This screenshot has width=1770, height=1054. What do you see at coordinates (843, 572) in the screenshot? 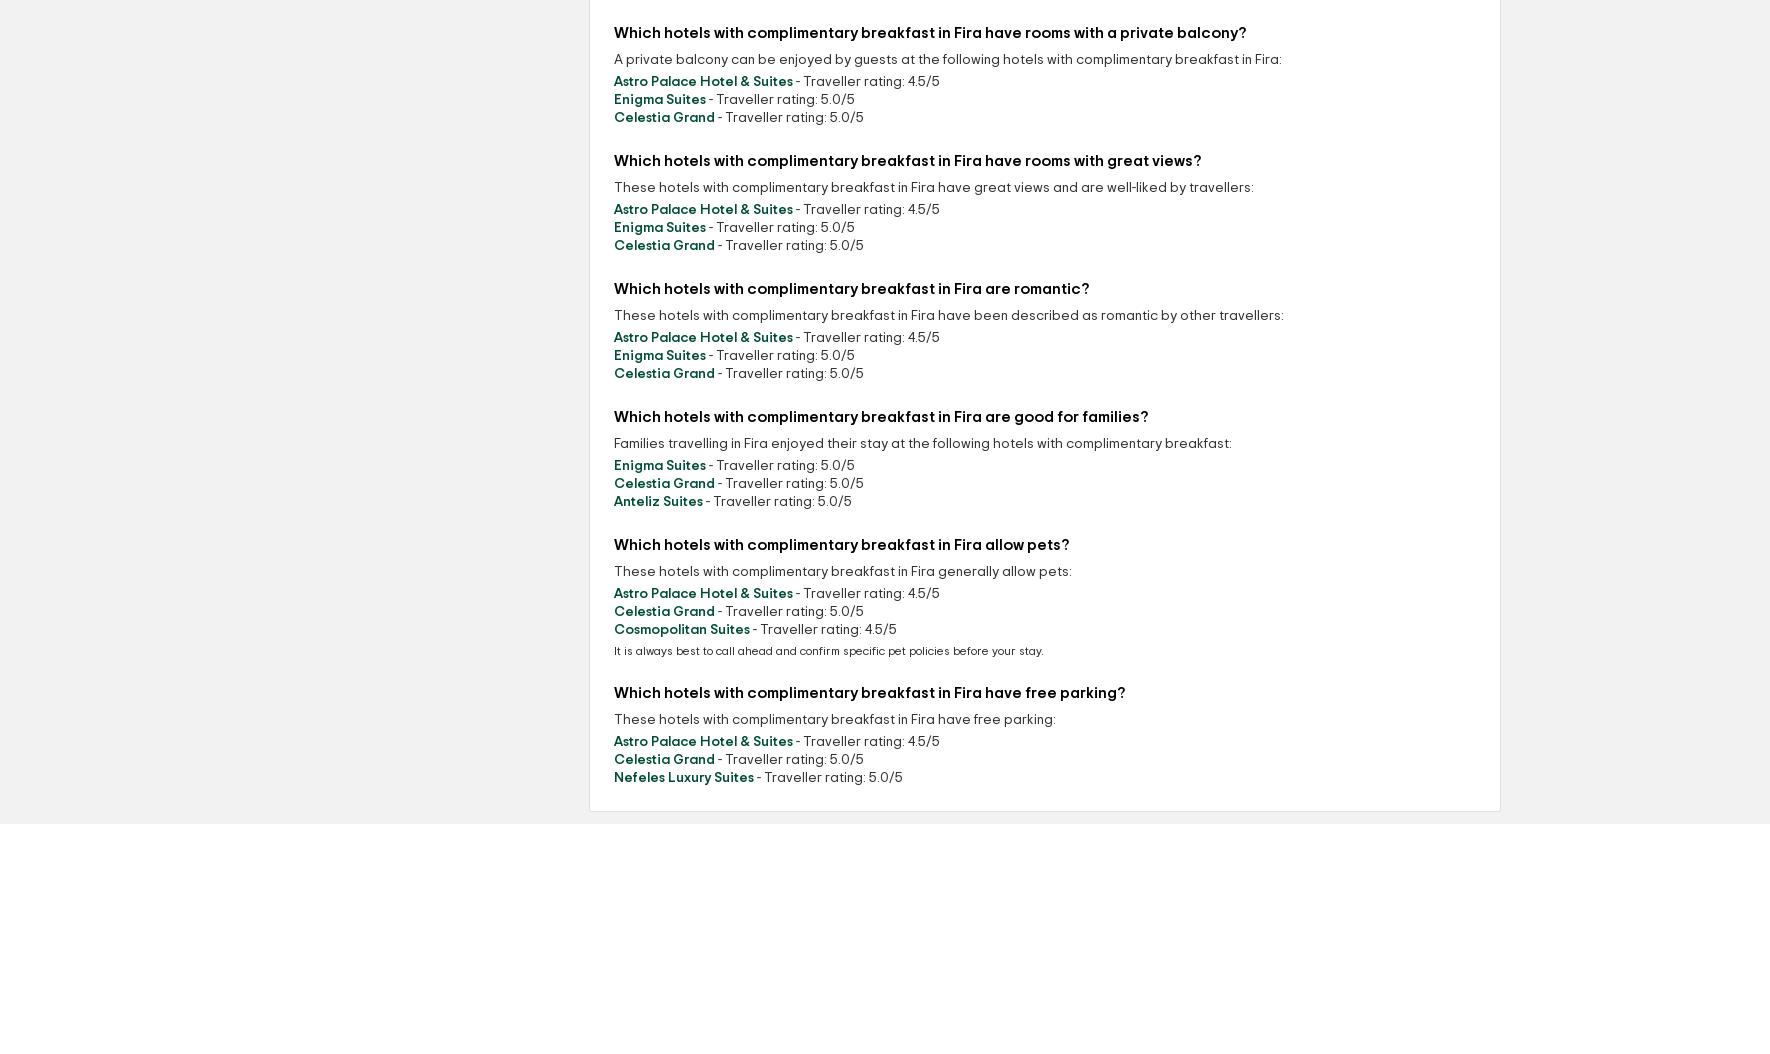
I see `'These hotels with complimentary breakfast in Fira generally allow pets:'` at bounding box center [843, 572].